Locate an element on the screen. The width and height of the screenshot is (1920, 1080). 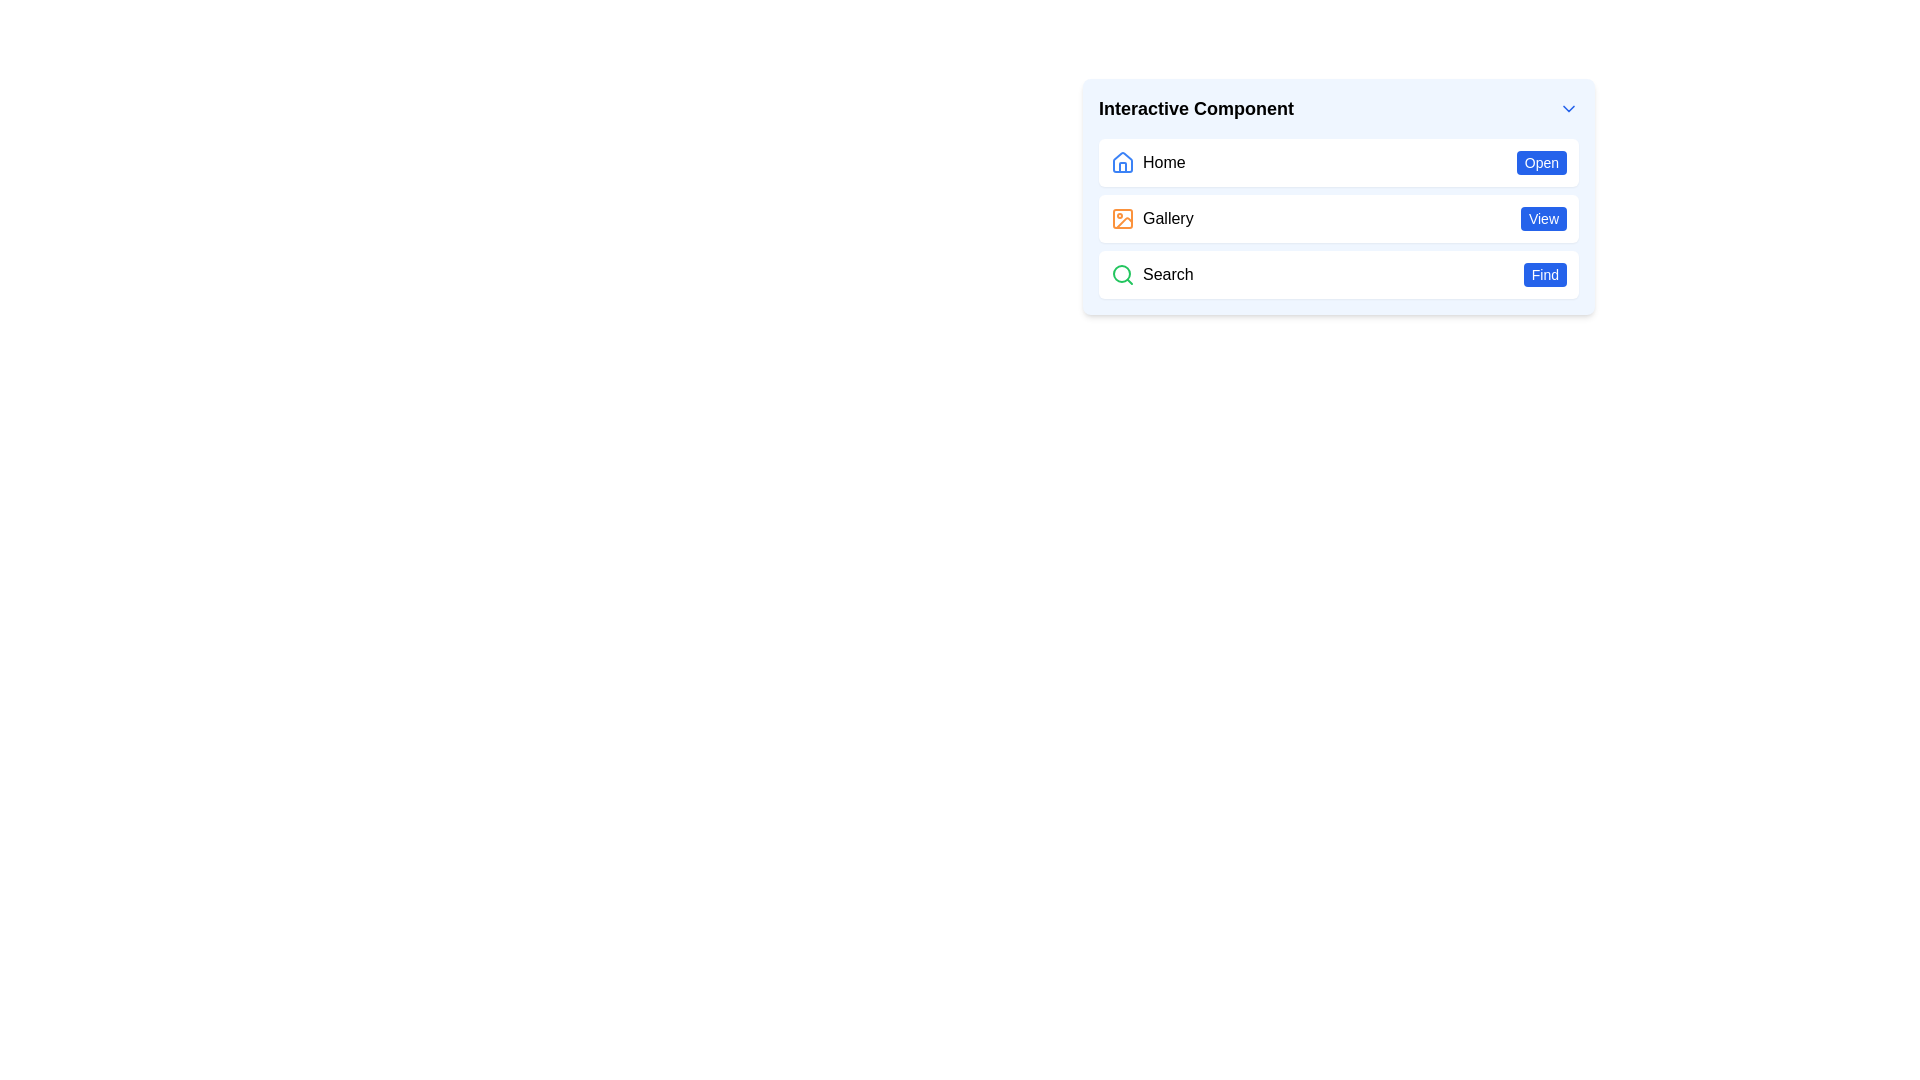
the icon located in the upper-right corner of the 'Interactive Component' panel is located at coordinates (1568, 108).